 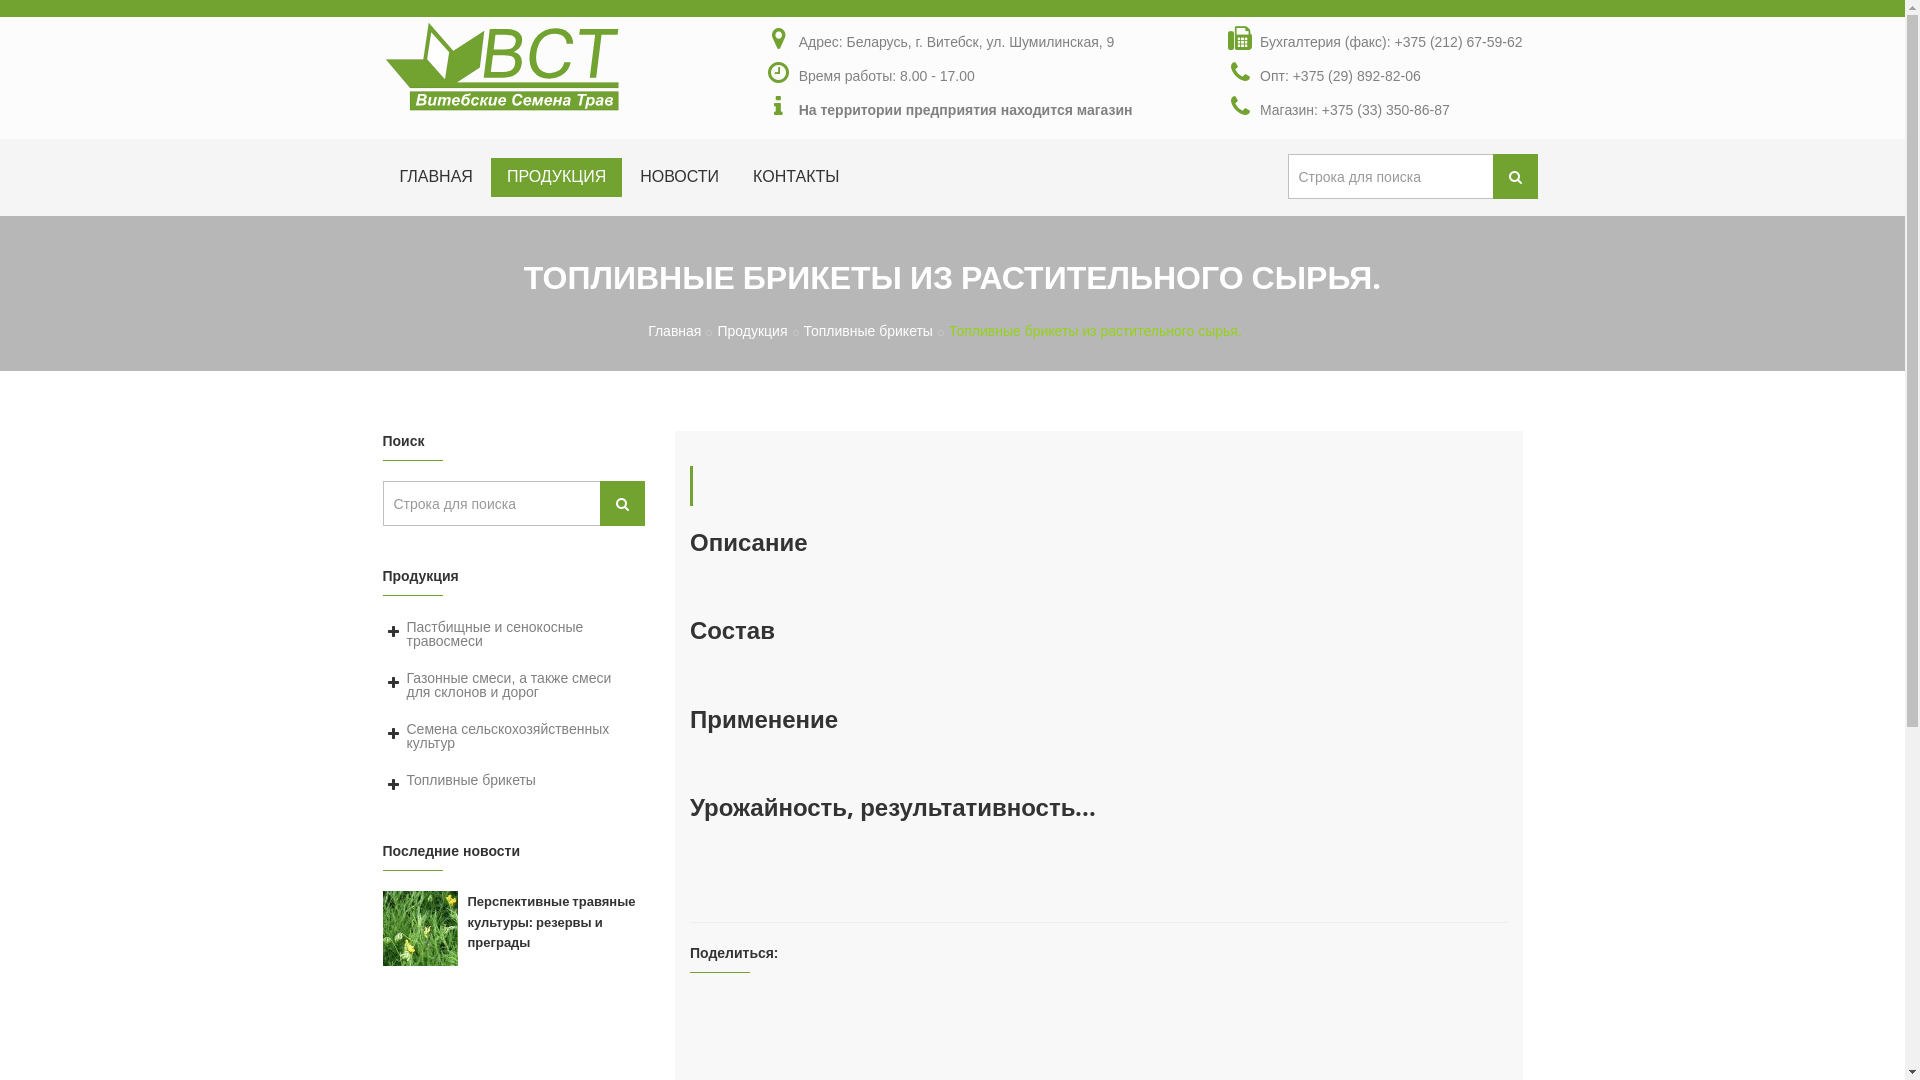 What do you see at coordinates (1385, 110) in the screenshot?
I see `'+375 (33) 350-86-87'` at bounding box center [1385, 110].